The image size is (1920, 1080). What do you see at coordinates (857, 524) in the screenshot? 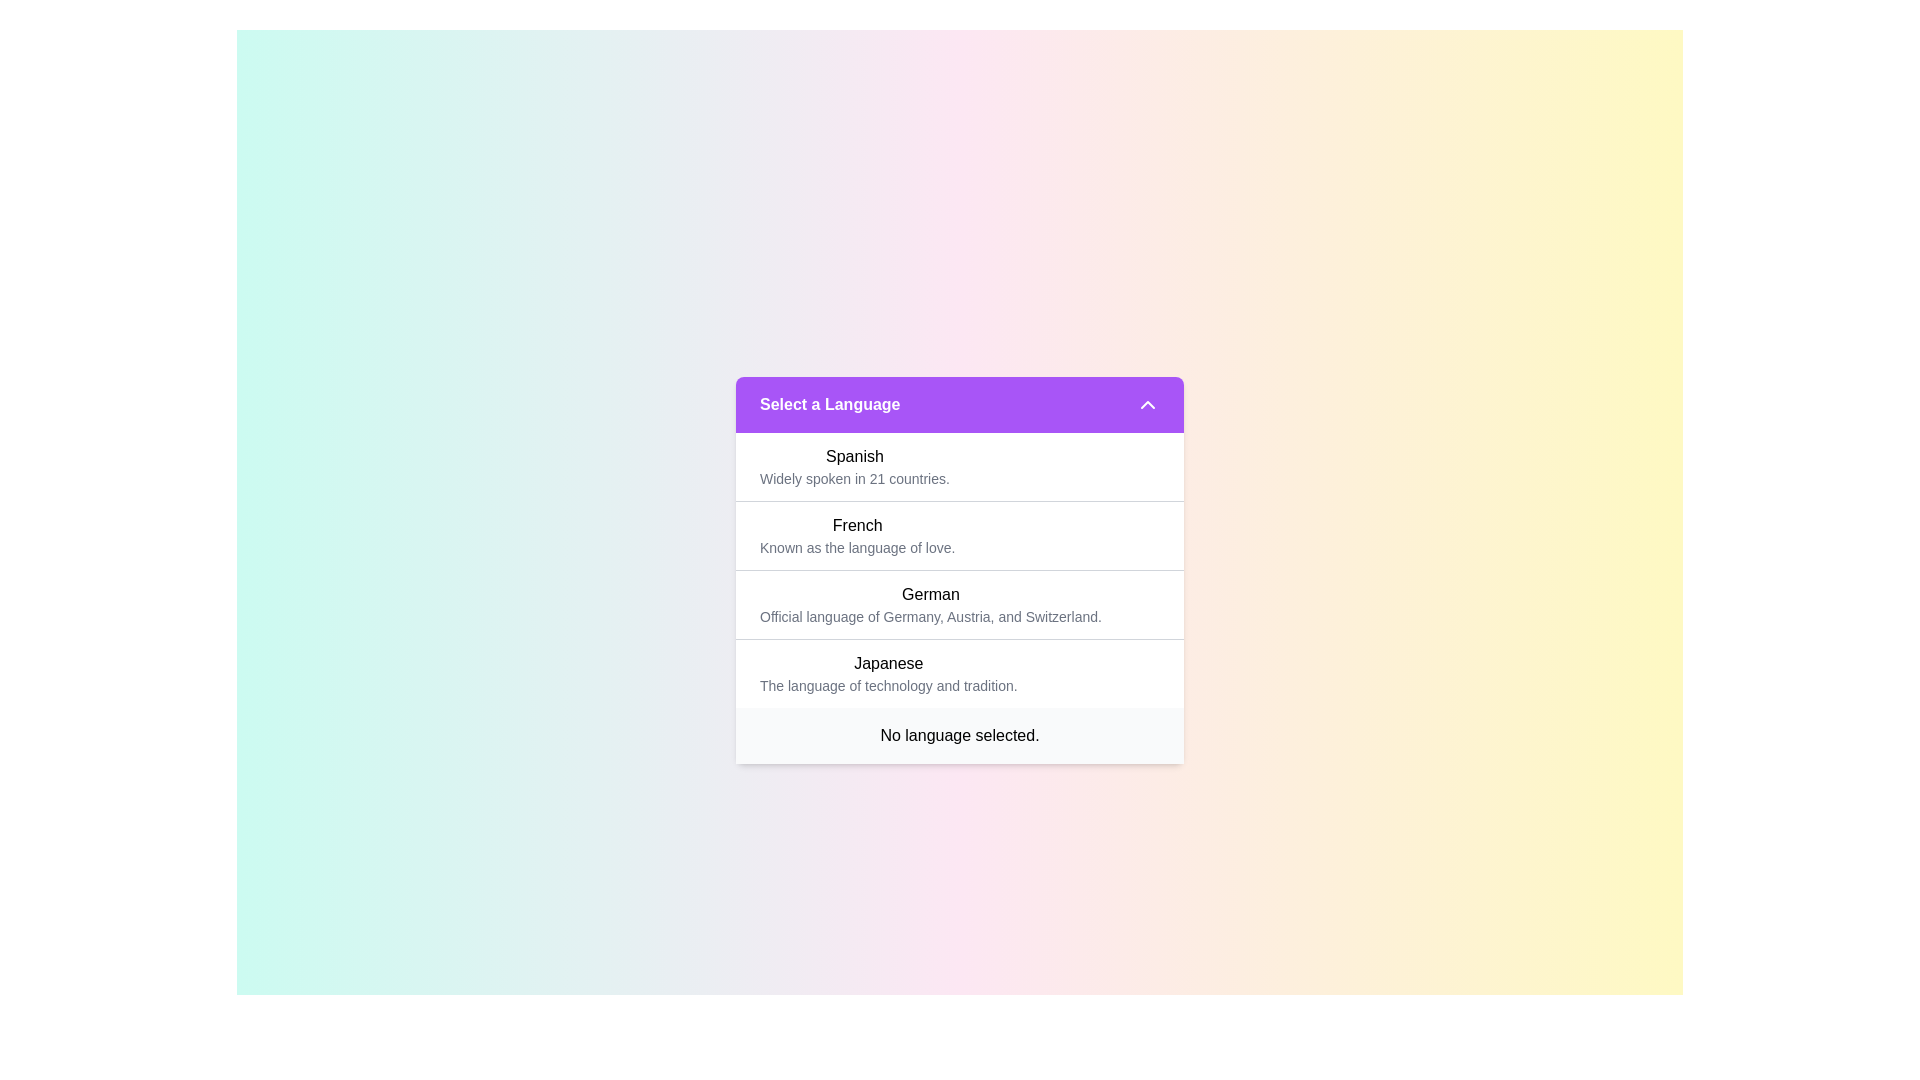
I see `the 'French' label in the language dropdown menu, which is styled in medium font weight and is the second entry in the list` at bounding box center [857, 524].